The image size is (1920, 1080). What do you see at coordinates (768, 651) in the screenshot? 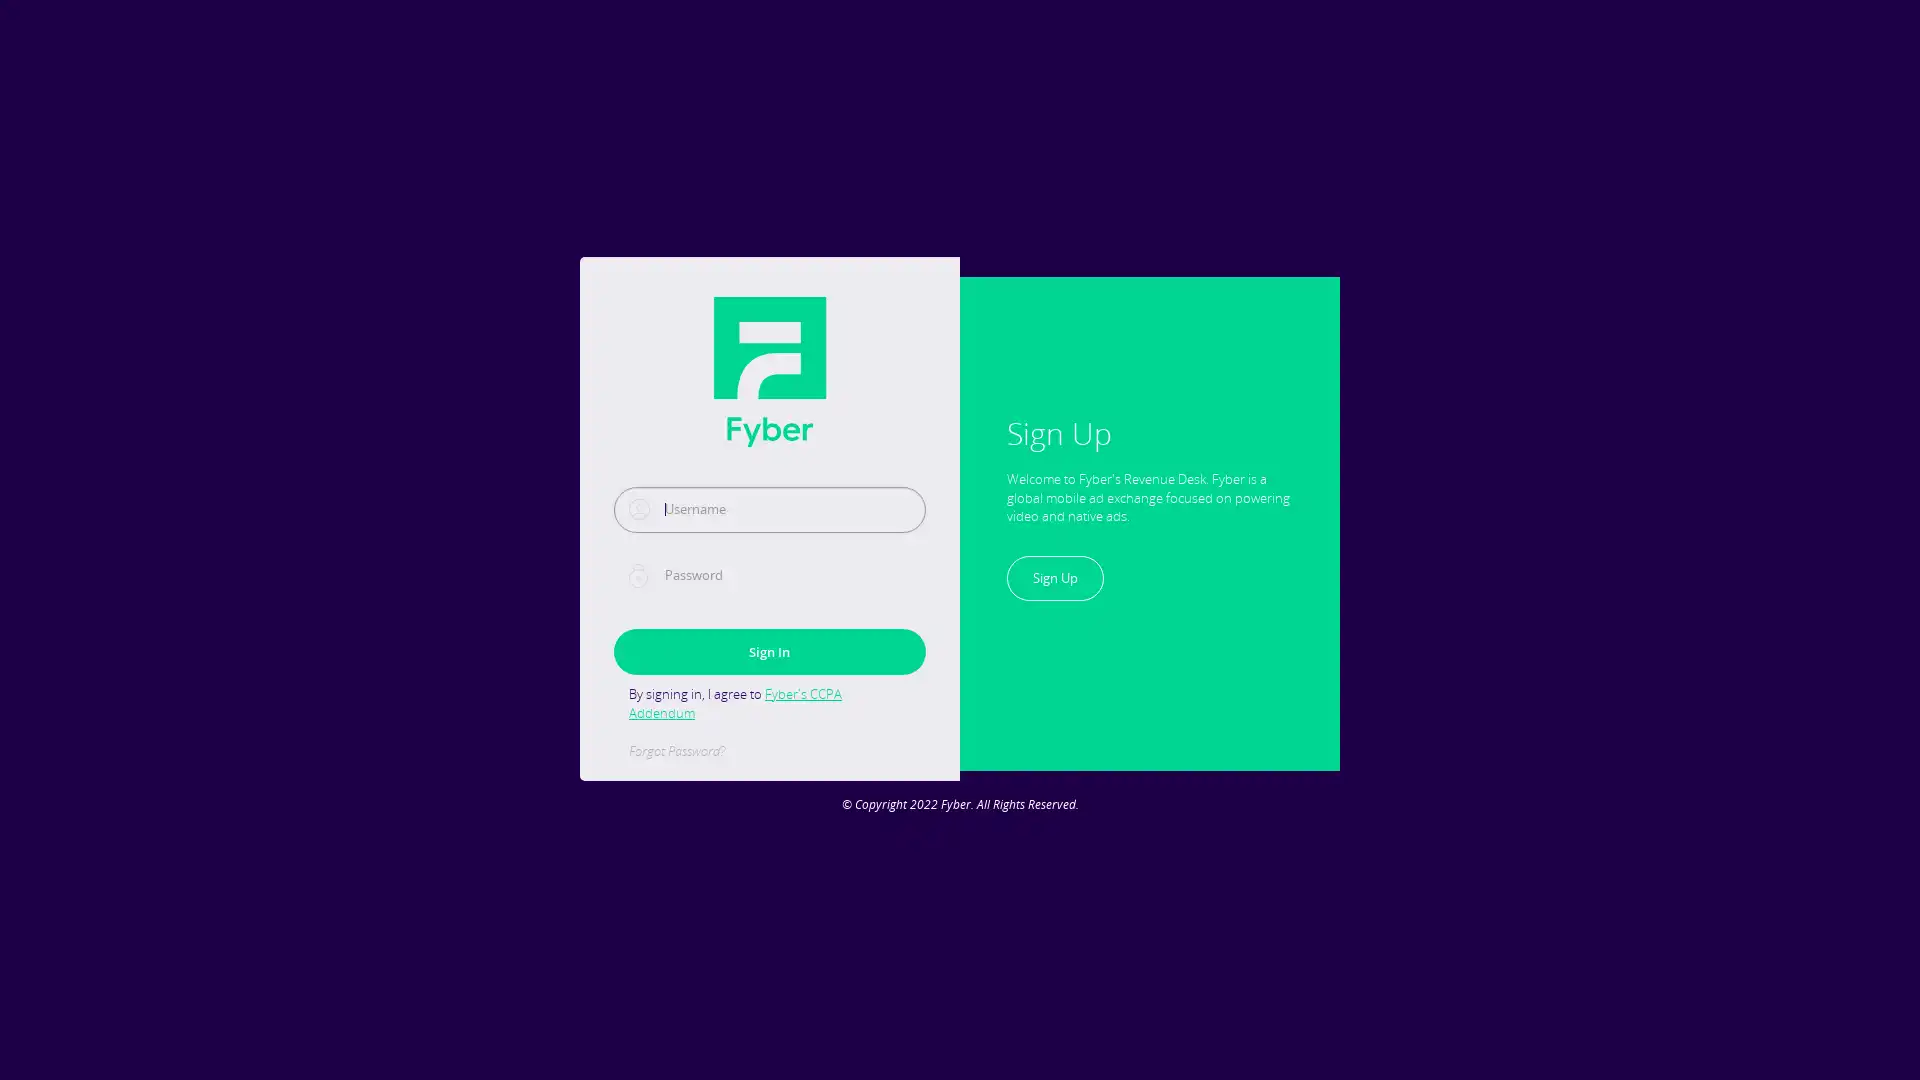
I see `Sign In` at bounding box center [768, 651].